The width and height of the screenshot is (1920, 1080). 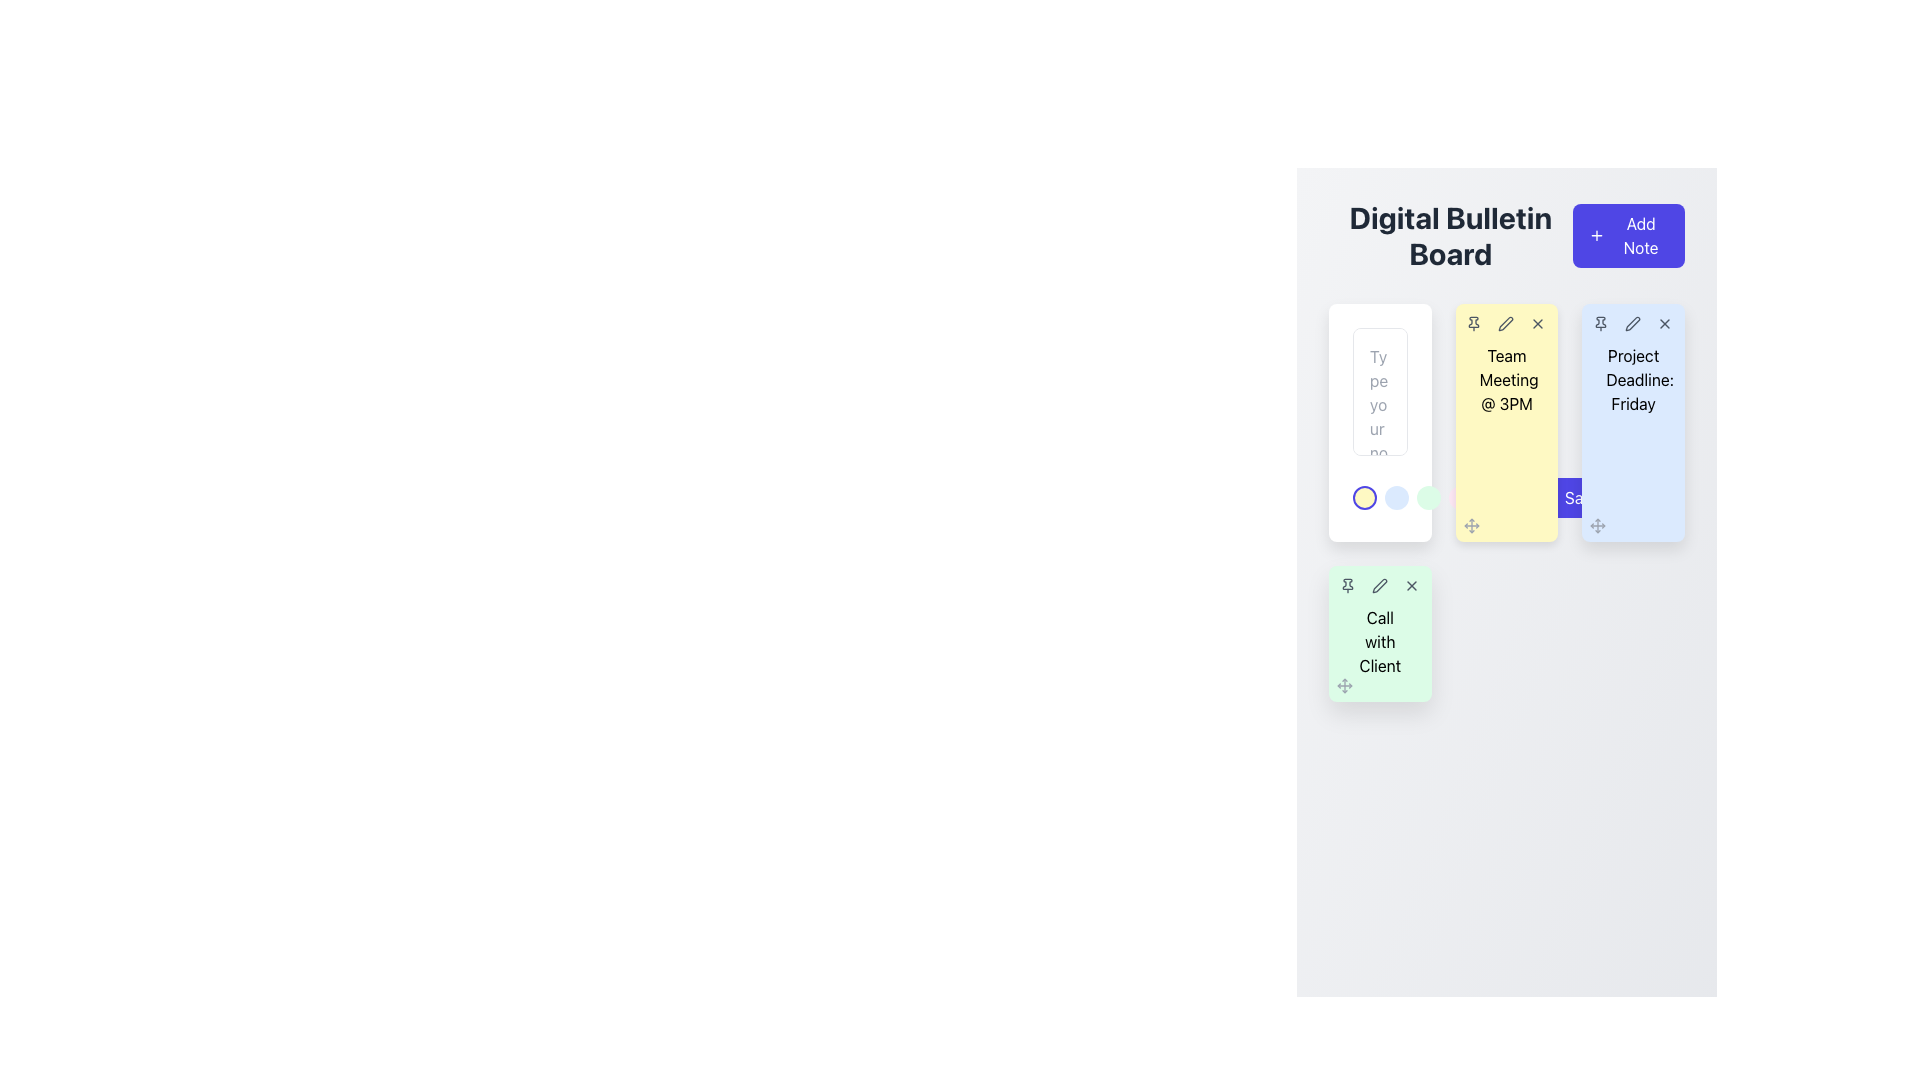 What do you see at coordinates (1507, 451) in the screenshot?
I see `the note card element located in the center column of the grid layout, which is the second note from the left` at bounding box center [1507, 451].